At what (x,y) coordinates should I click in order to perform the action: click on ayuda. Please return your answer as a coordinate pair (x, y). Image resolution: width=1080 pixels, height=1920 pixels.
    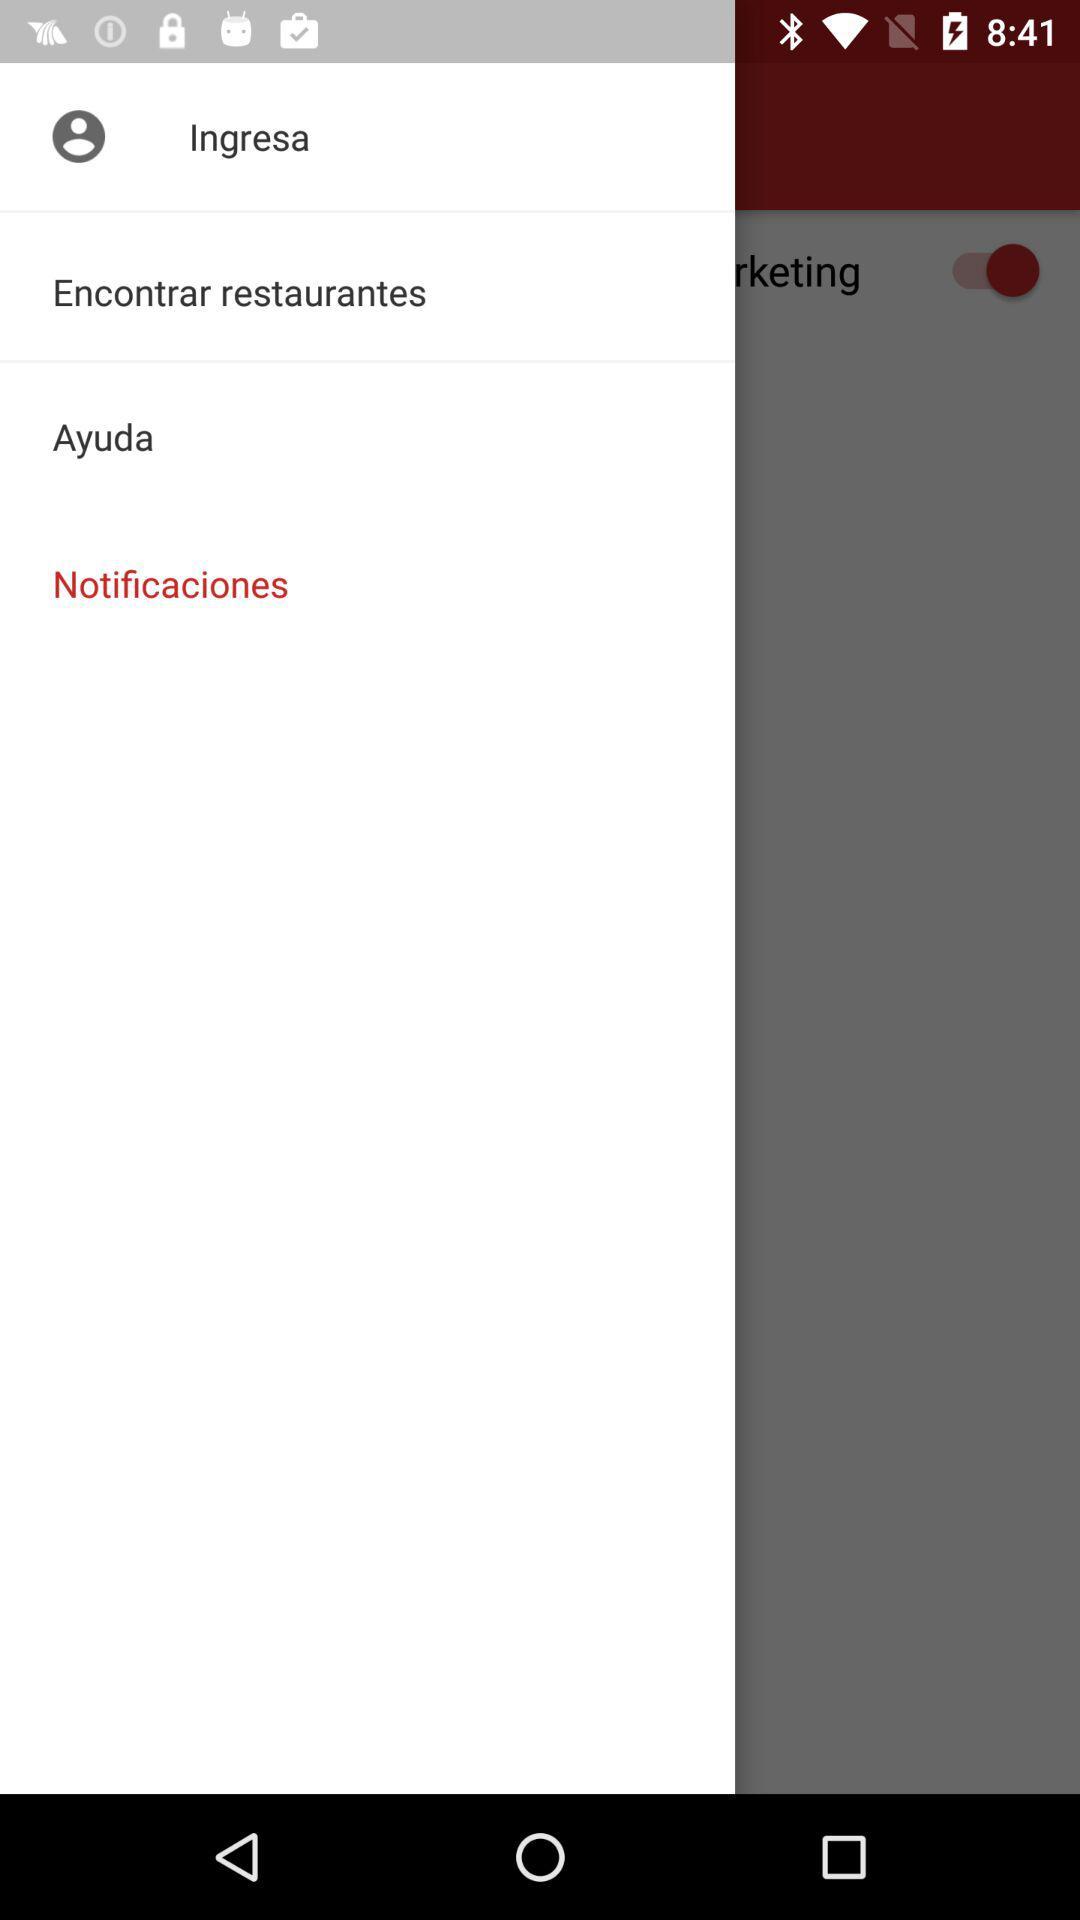
    Looking at the image, I should click on (367, 435).